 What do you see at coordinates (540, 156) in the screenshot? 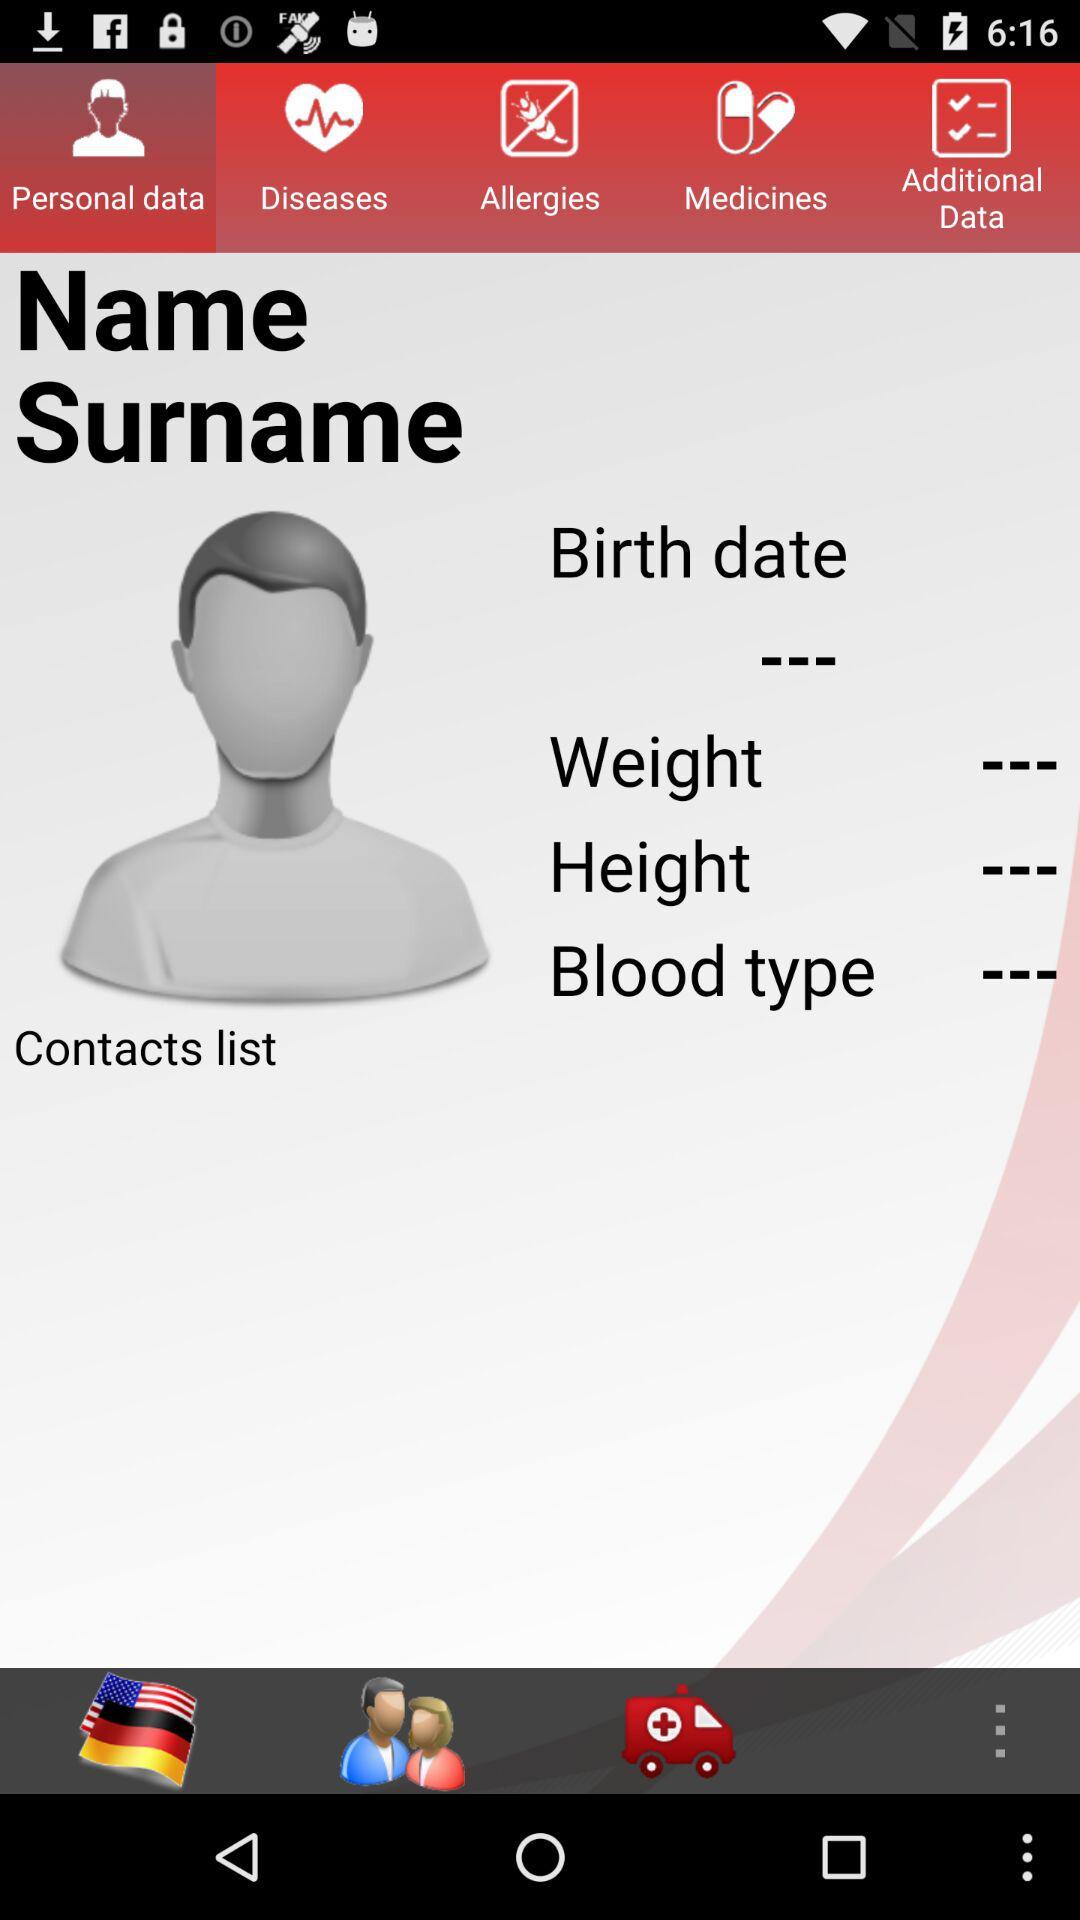
I see `the icon at the top` at bounding box center [540, 156].